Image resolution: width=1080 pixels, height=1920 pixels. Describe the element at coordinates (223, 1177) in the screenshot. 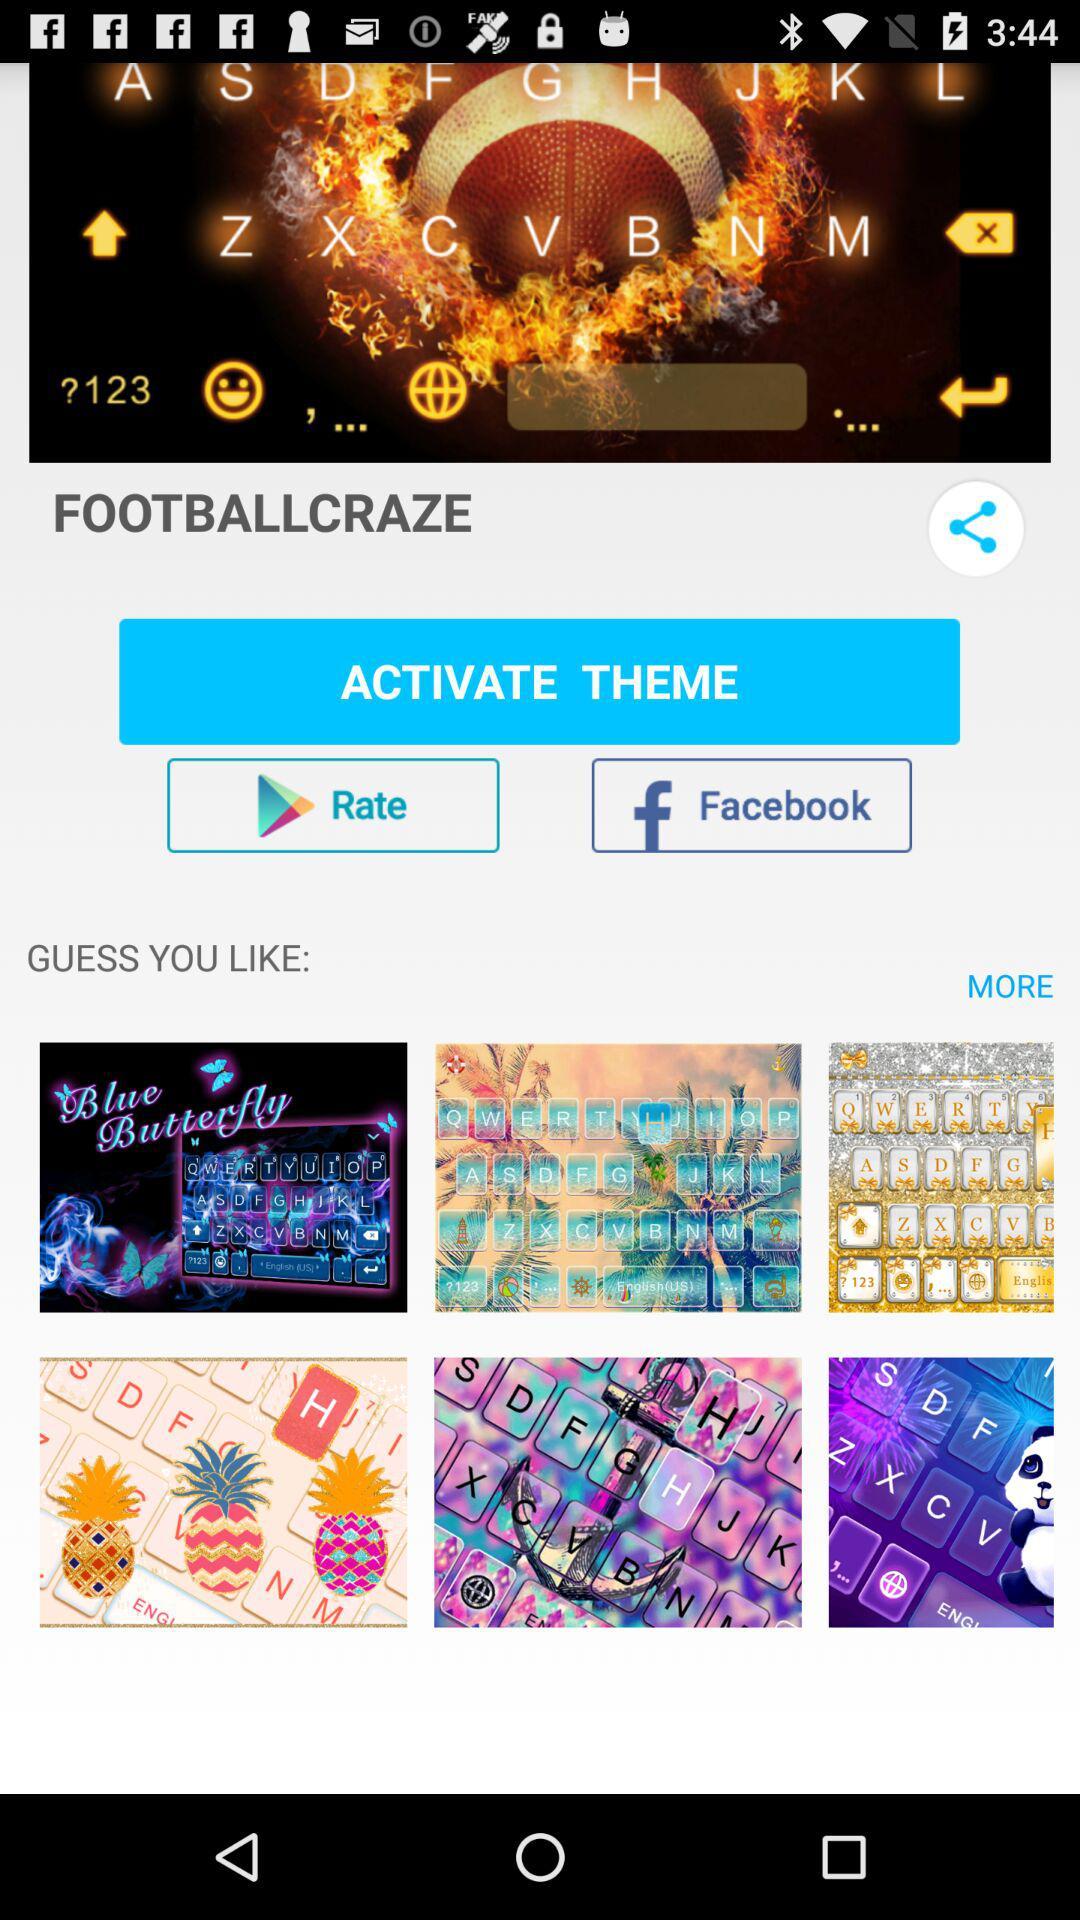

I see `selecting the other theme` at that location.